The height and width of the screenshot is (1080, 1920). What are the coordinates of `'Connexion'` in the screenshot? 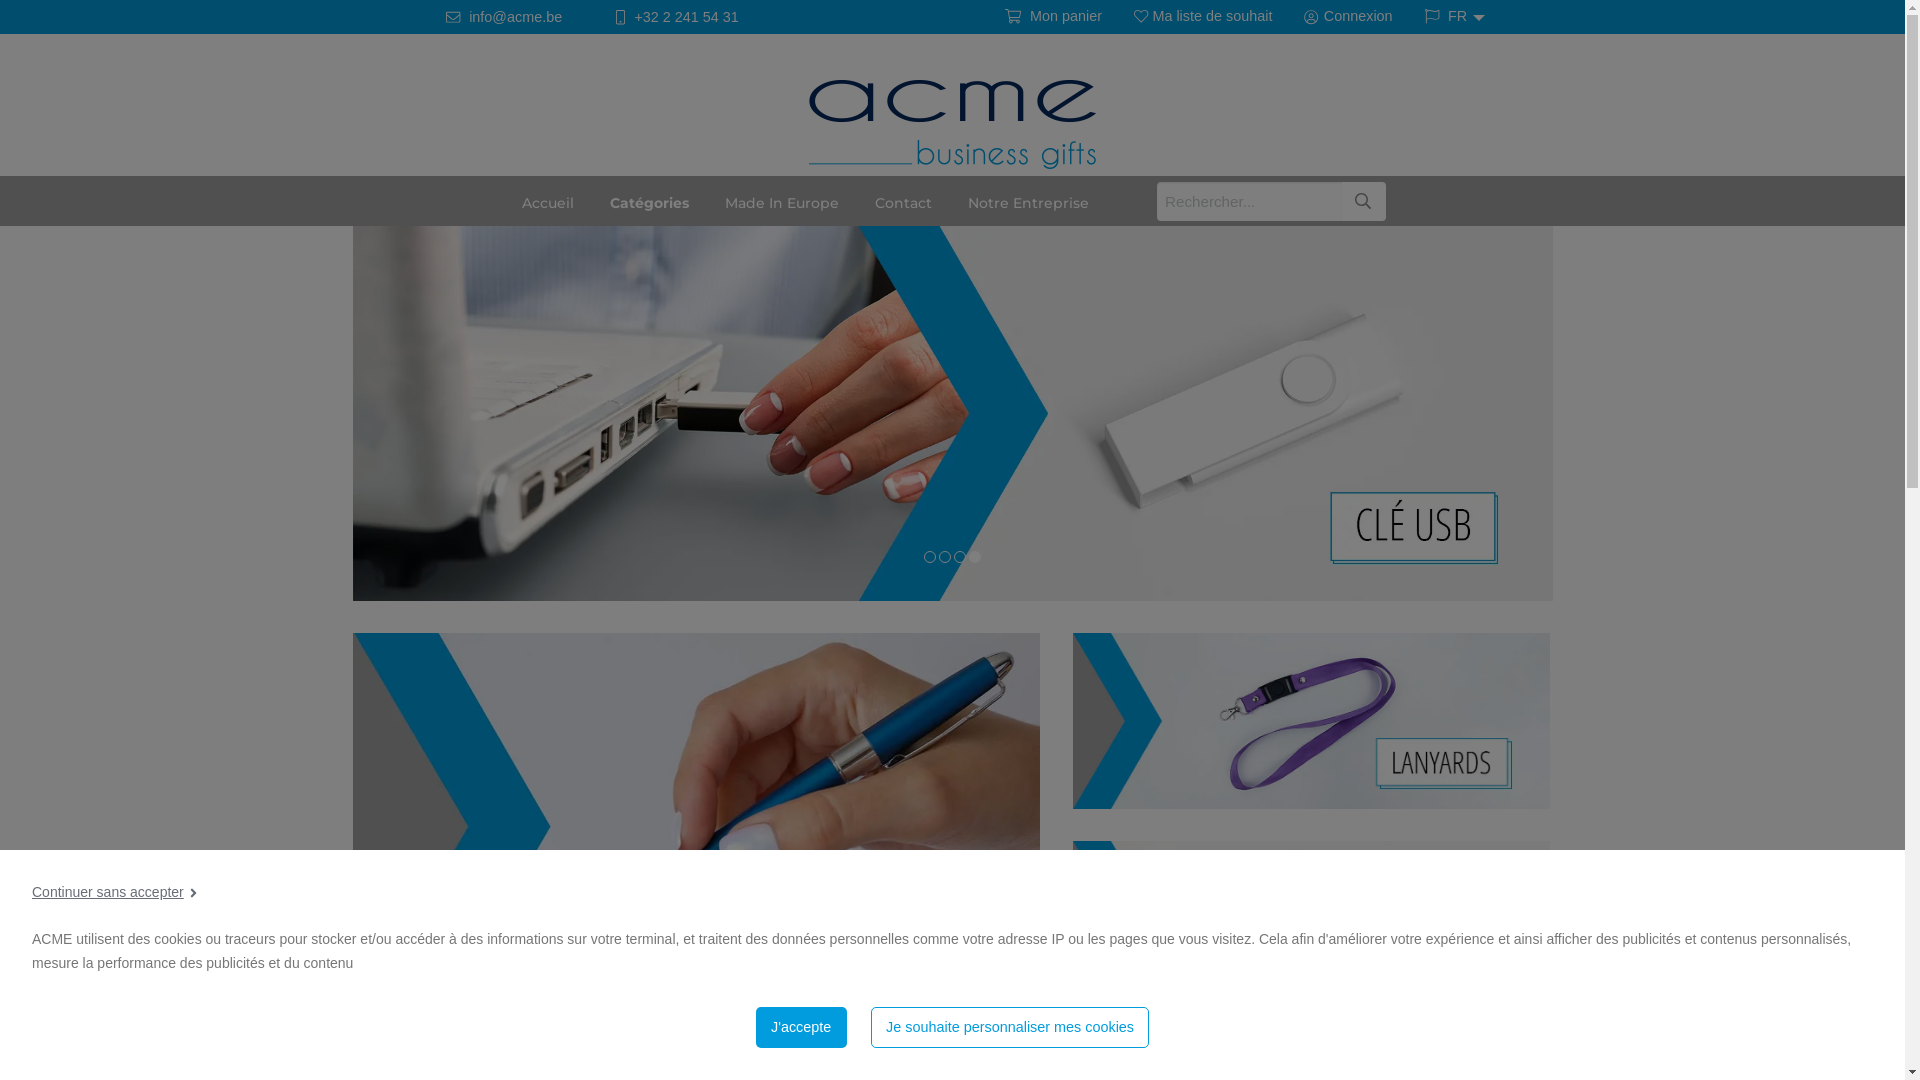 It's located at (1348, 16).